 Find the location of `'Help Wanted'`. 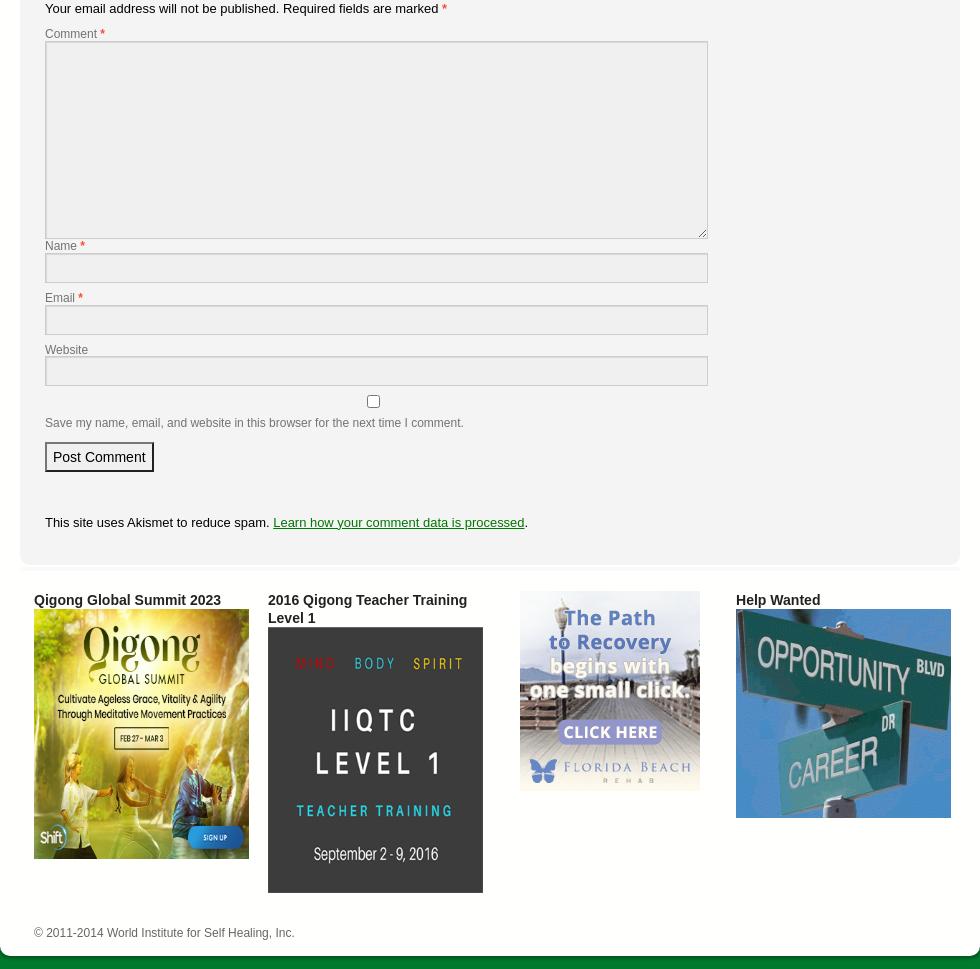

'Help Wanted' is located at coordinates (778, 598).